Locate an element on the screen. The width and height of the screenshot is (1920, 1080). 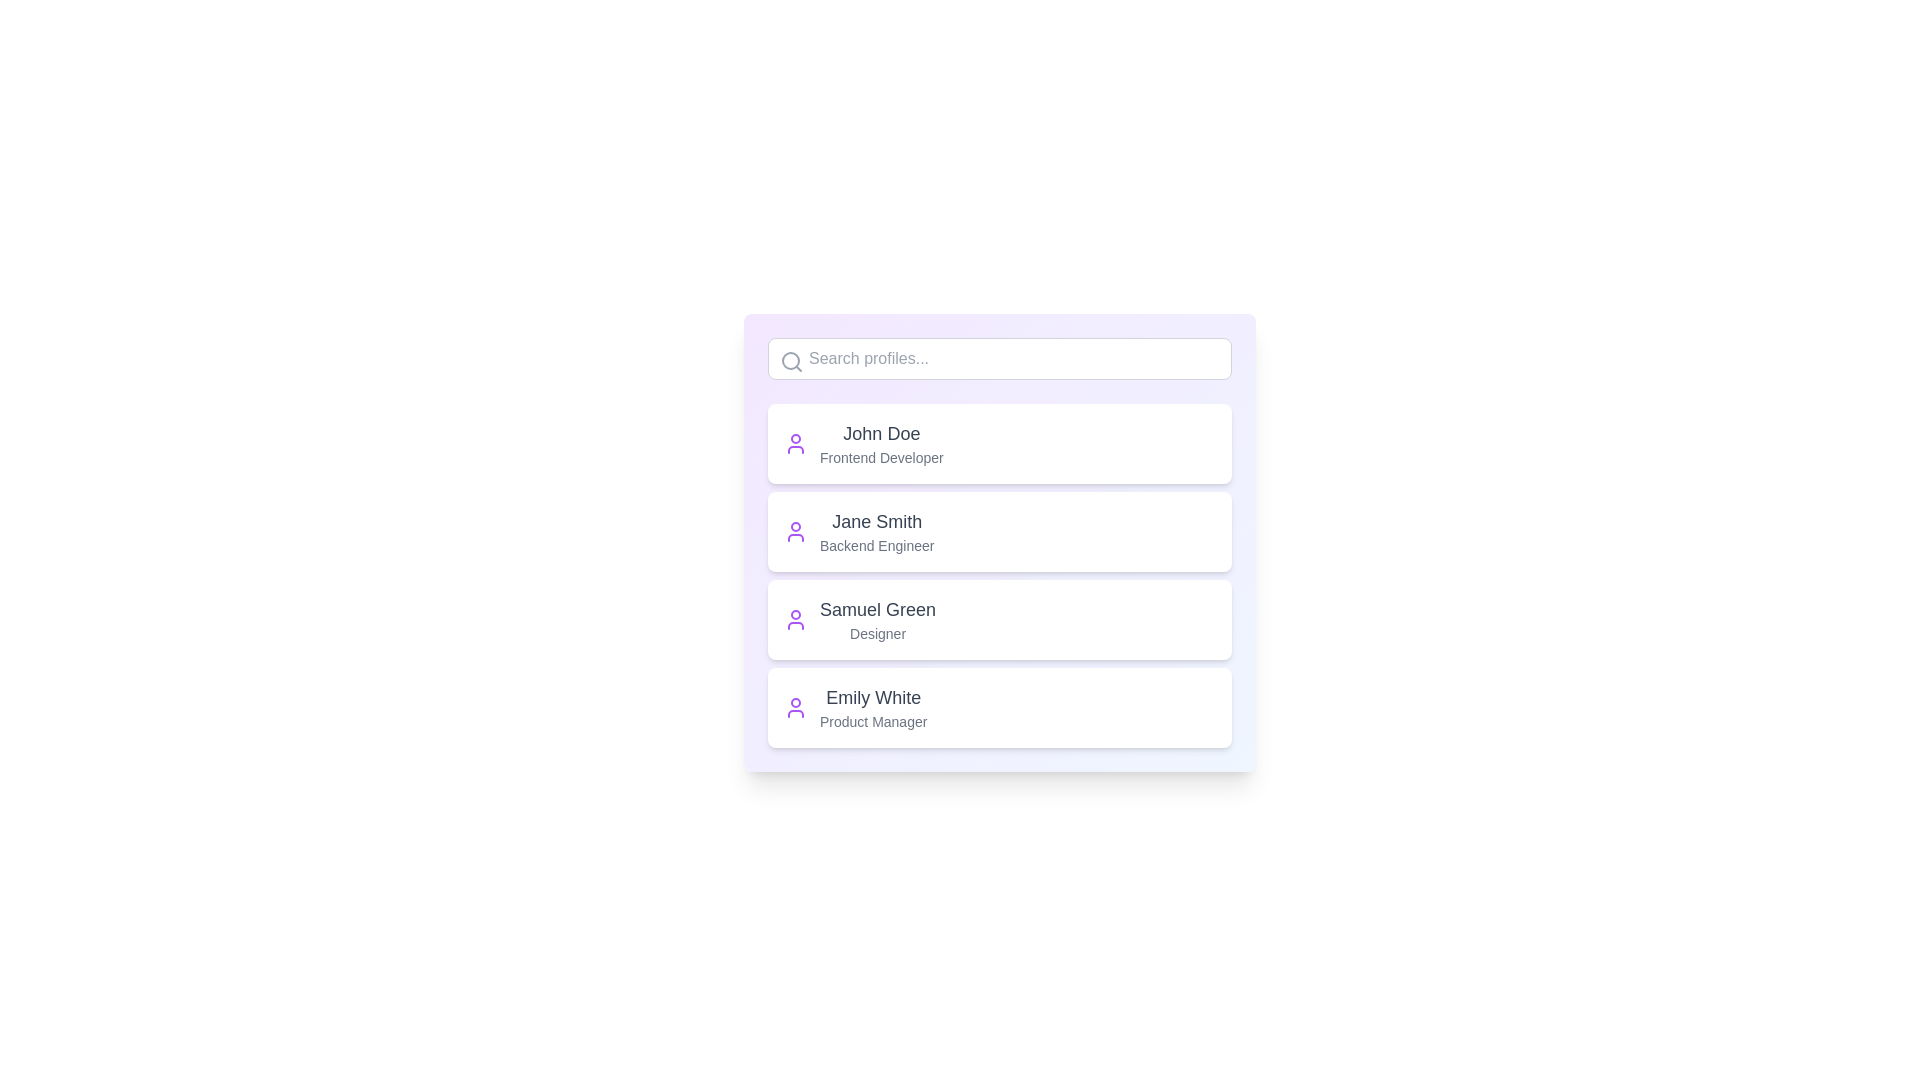
the list item displaying the name 'Samuel Green' is located at coordinates (999, 619).